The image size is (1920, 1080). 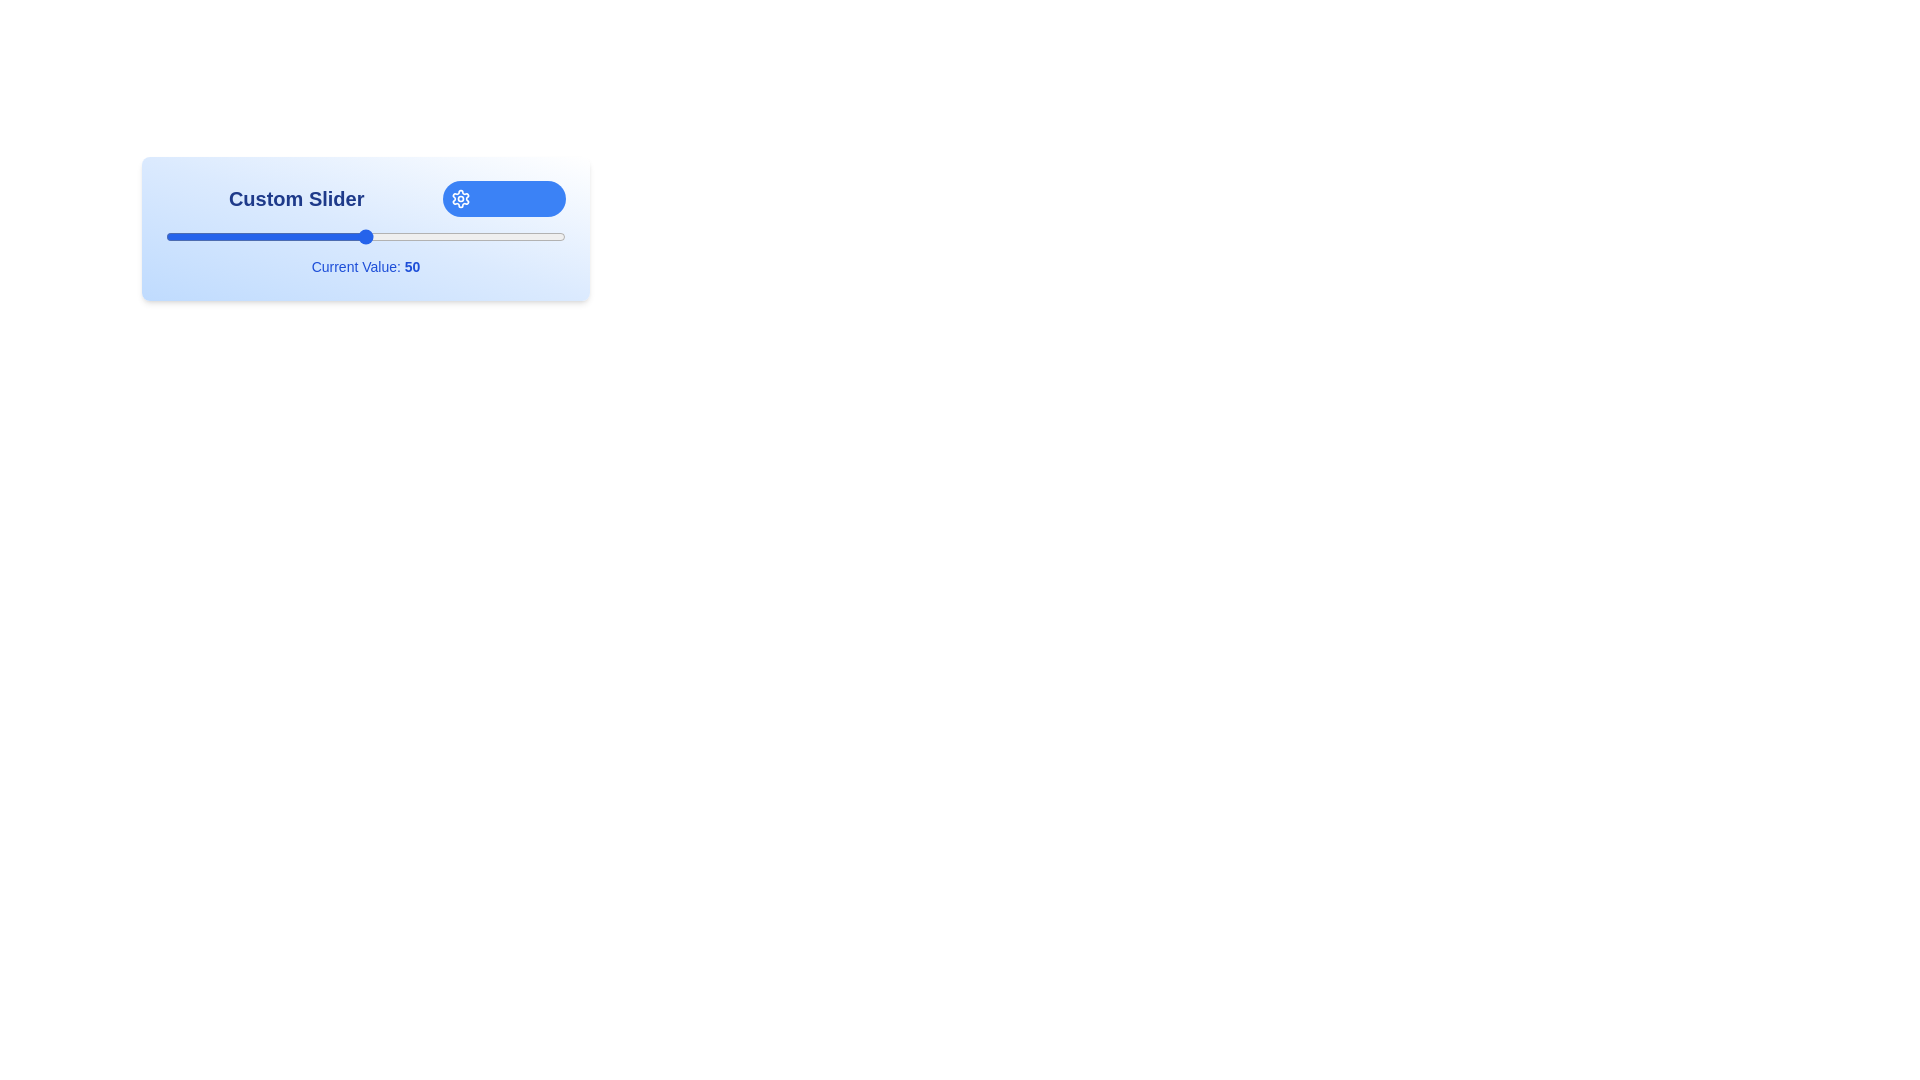 What do you see at coordinates (398, 235) in the screenshot?
I see `the slider's value` at bounding box center [398, 235].